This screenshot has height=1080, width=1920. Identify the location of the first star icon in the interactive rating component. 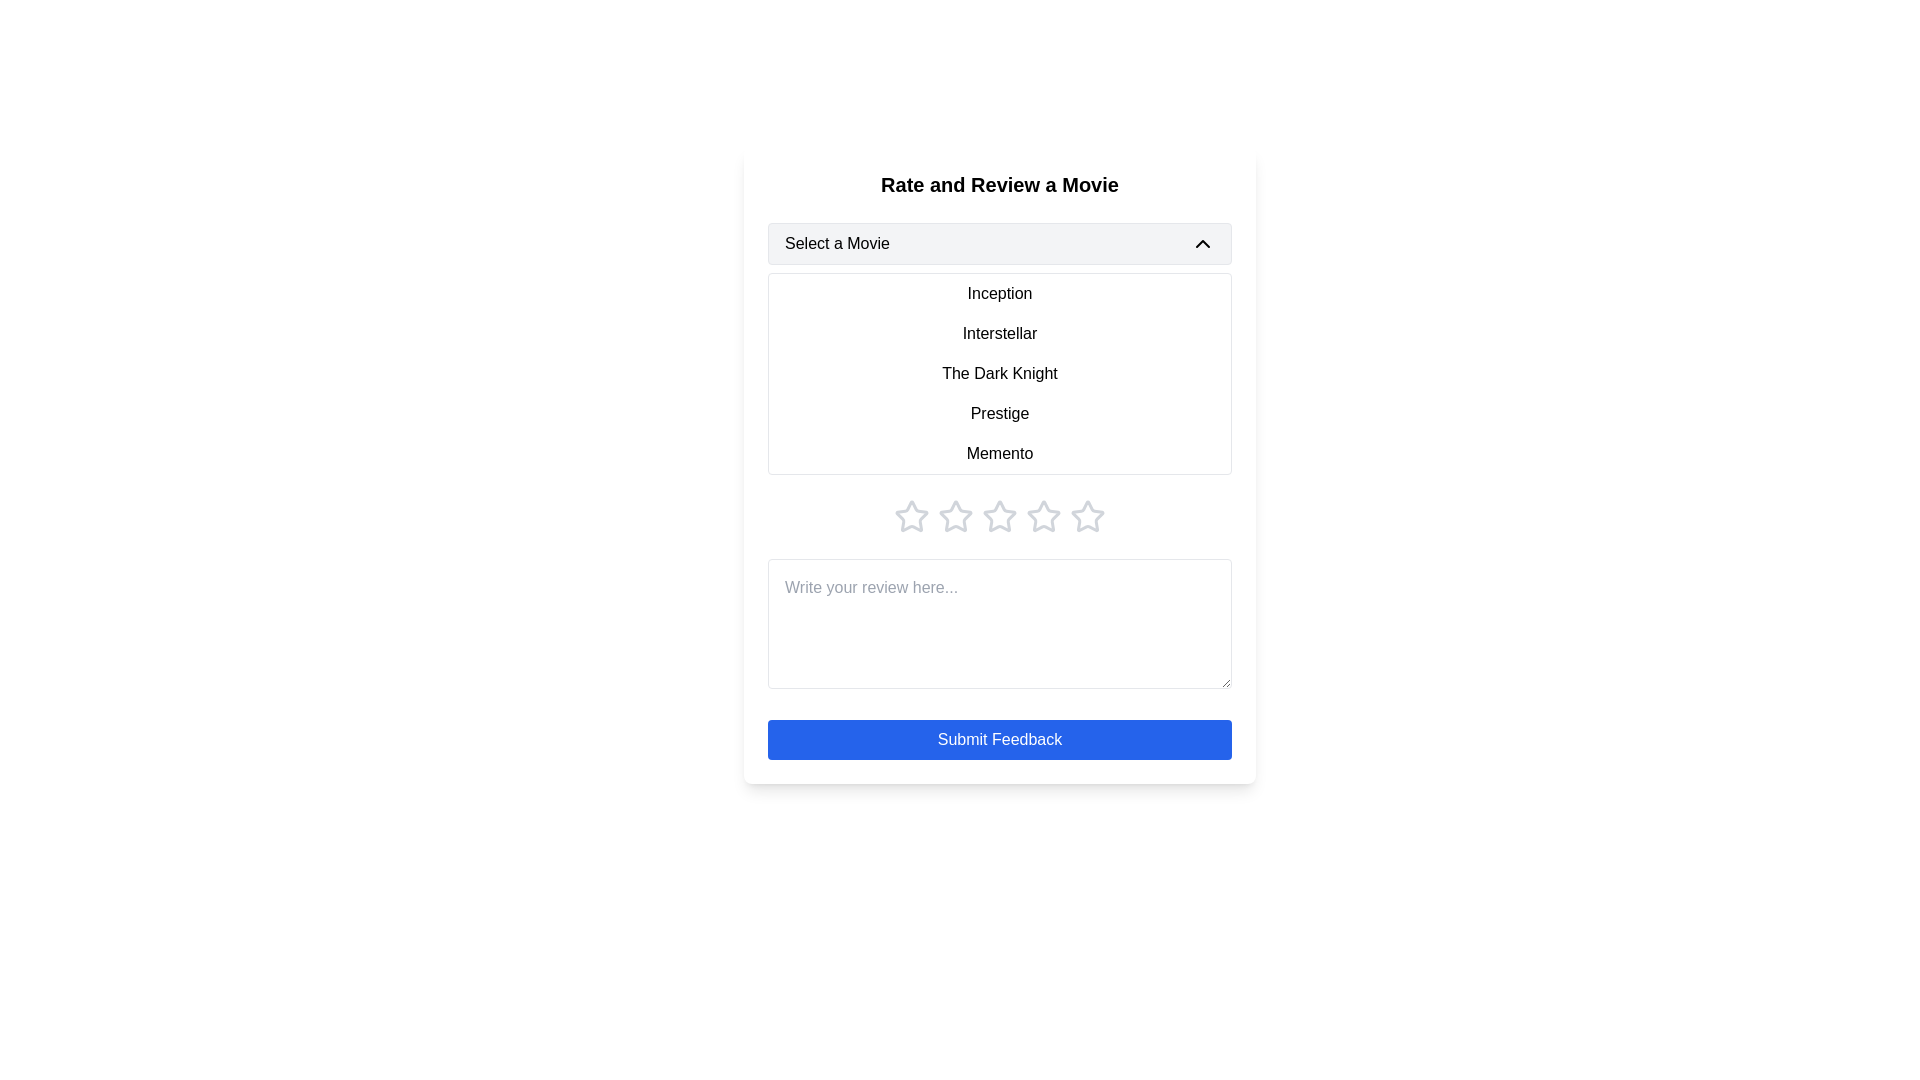
(911, 515).